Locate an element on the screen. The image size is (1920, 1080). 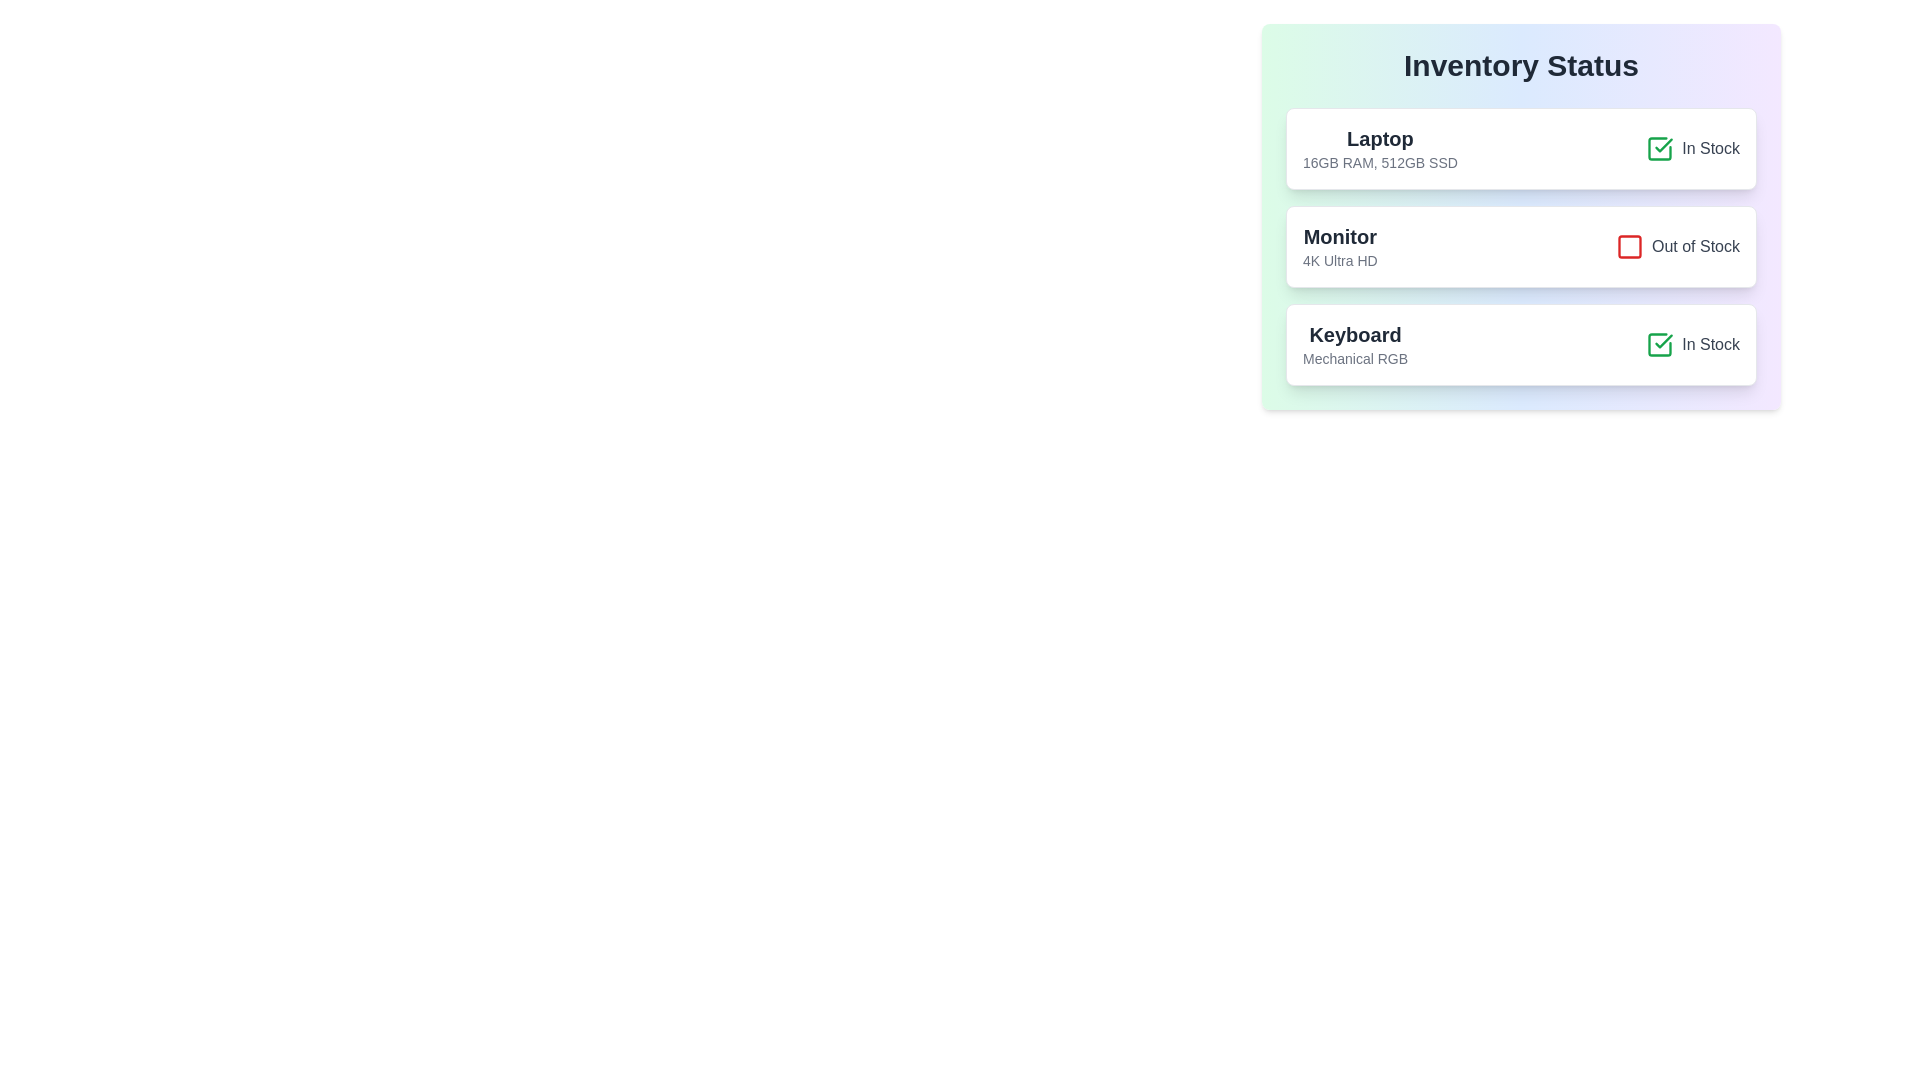
the text label that identifies the product name within the 'Laptop' card in the 'Inventory Status' section is located at coordinates (1379, 137).